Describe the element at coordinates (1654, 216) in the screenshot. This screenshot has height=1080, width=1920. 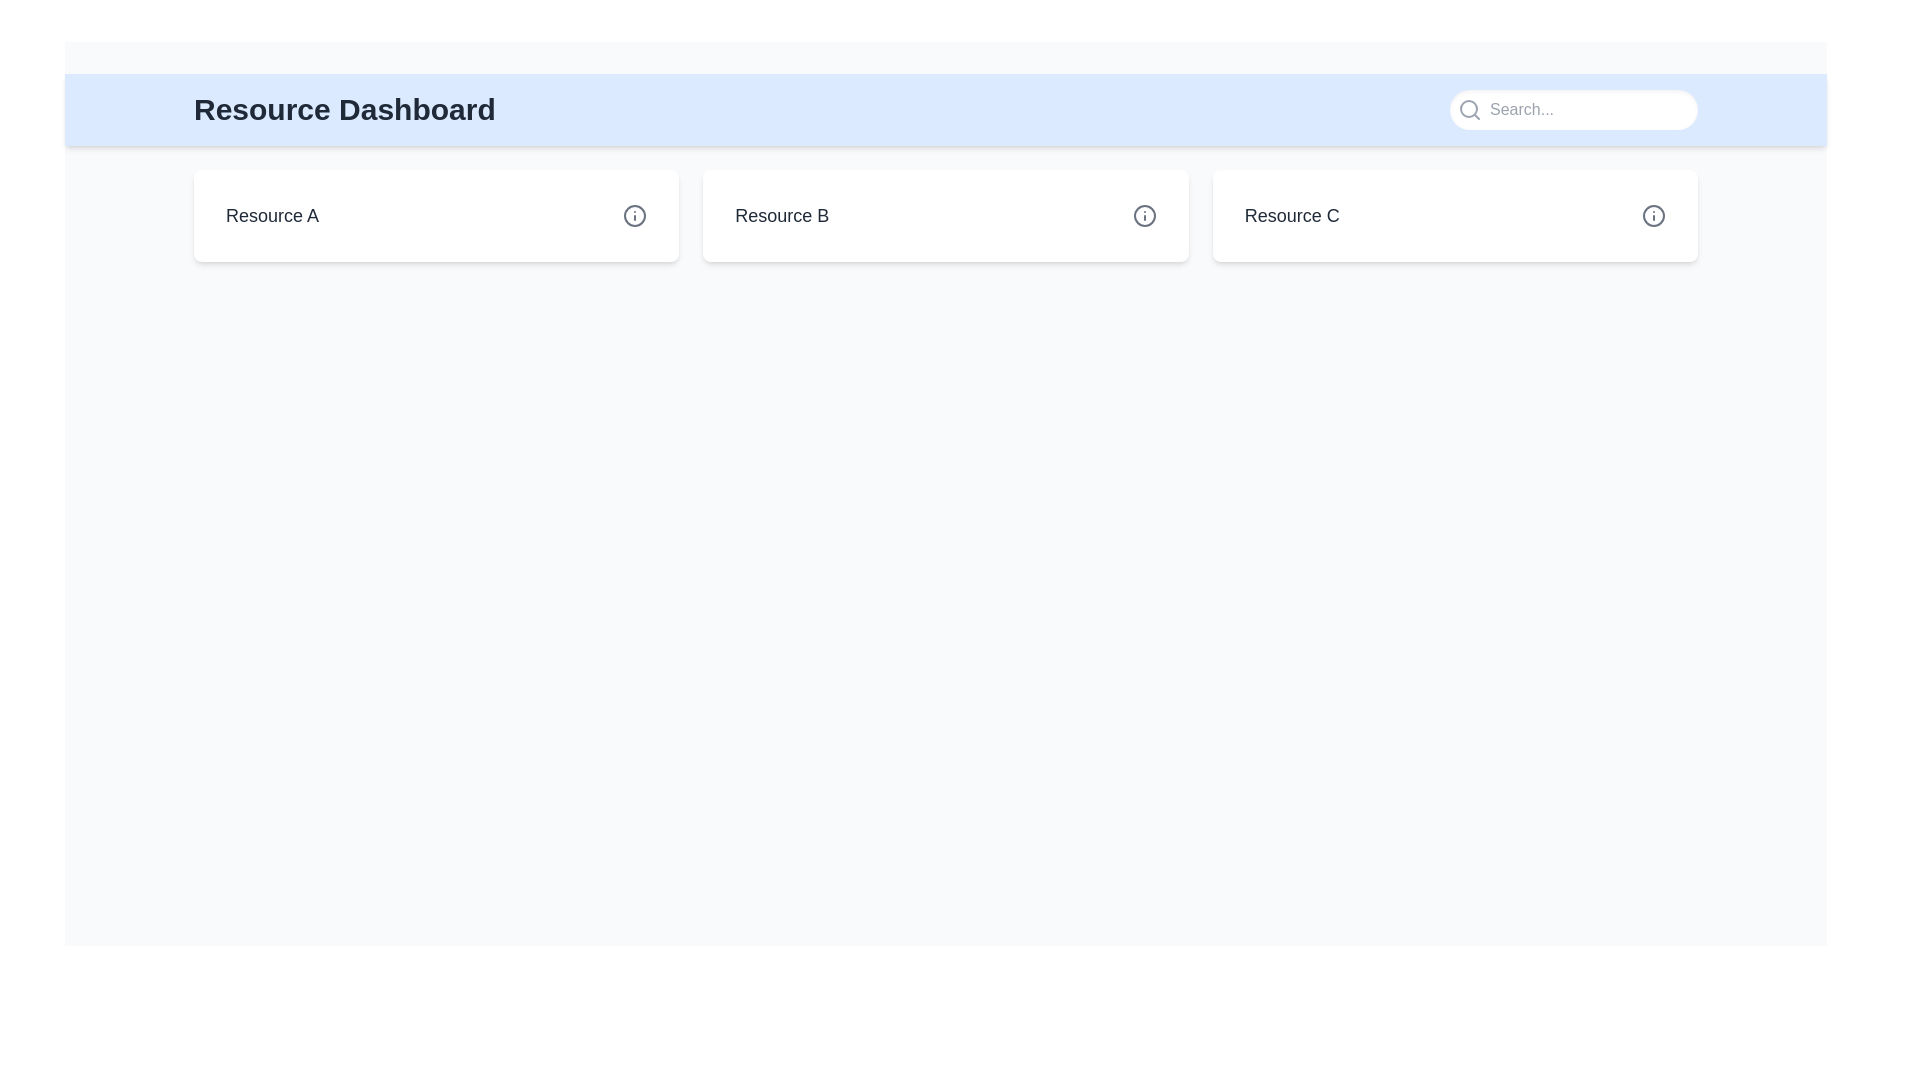
I see `the 'info' icon located to the far right of the 'Resource C' text` at that location.